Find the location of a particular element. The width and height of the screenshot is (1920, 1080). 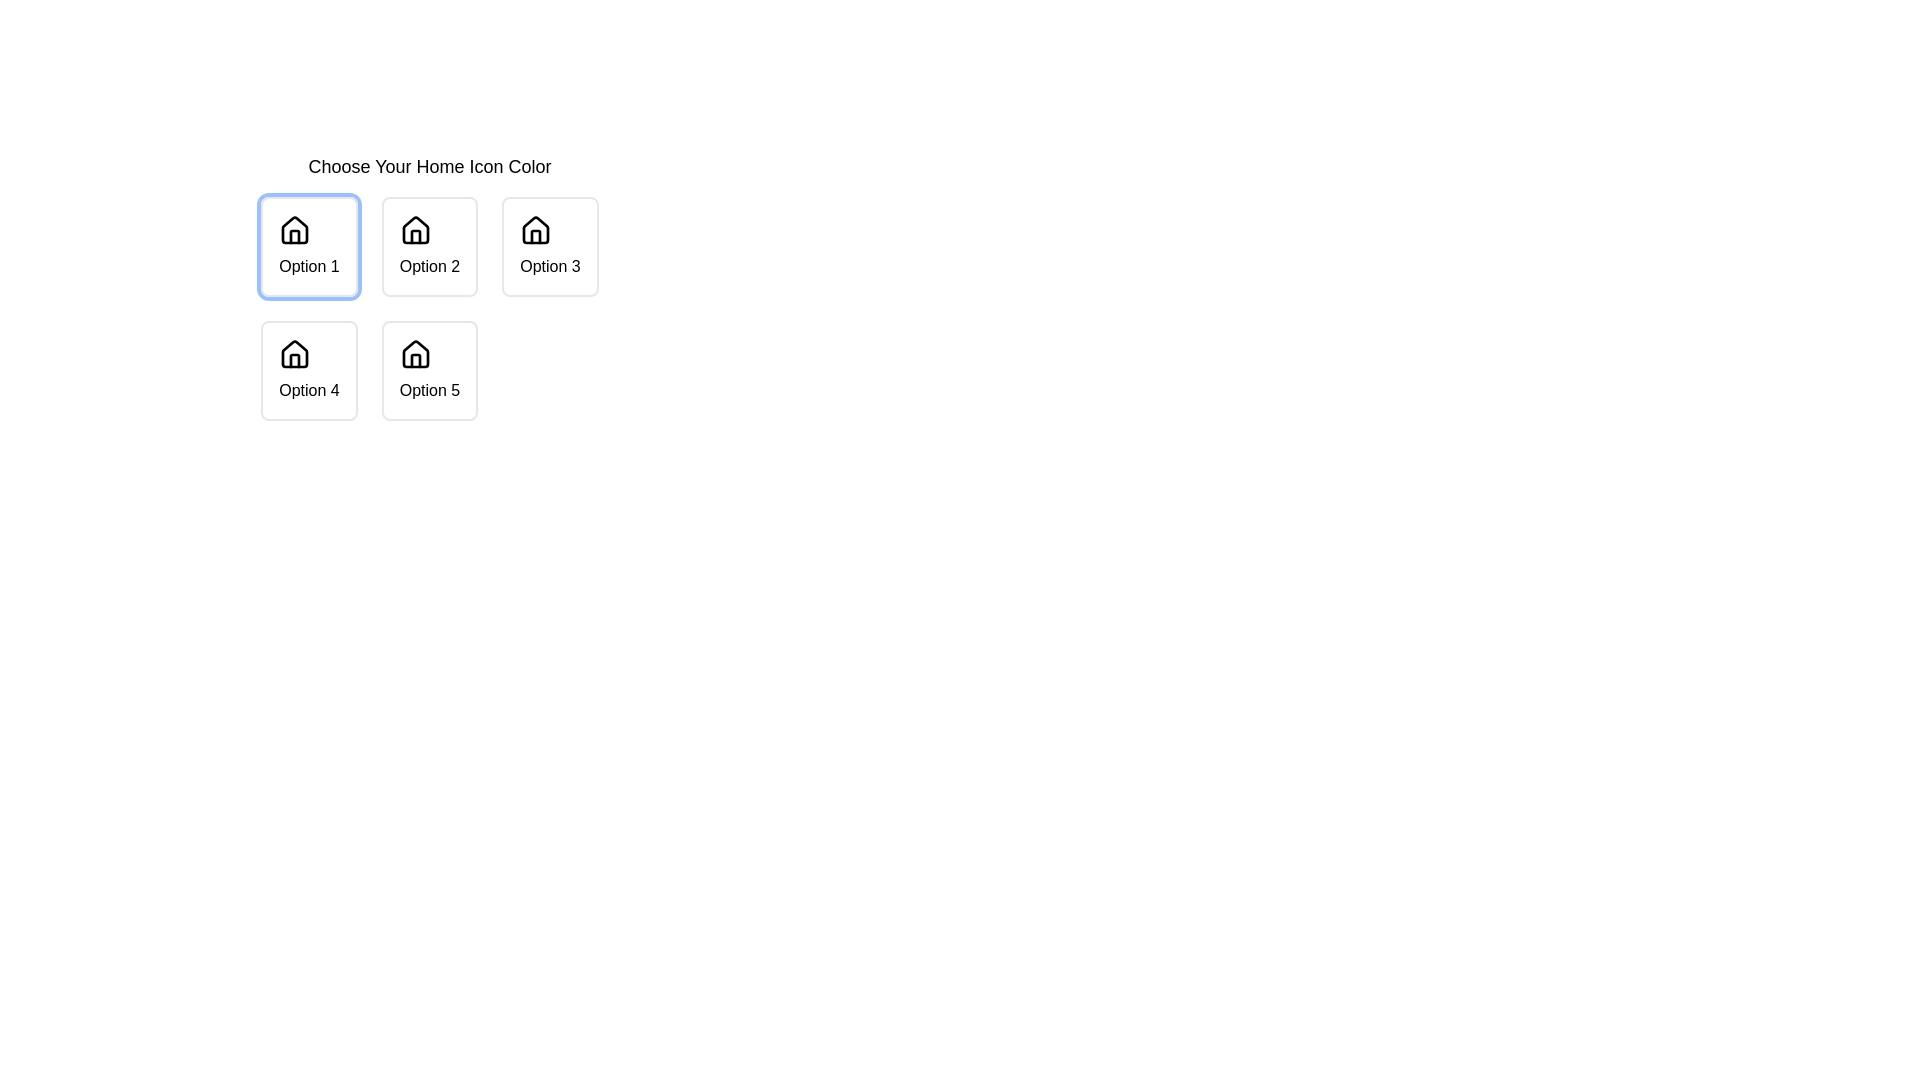

the door portion of the house icon in the third option of the selectable grid labeled as 'Option 3' is located at coordinates (536, 235).